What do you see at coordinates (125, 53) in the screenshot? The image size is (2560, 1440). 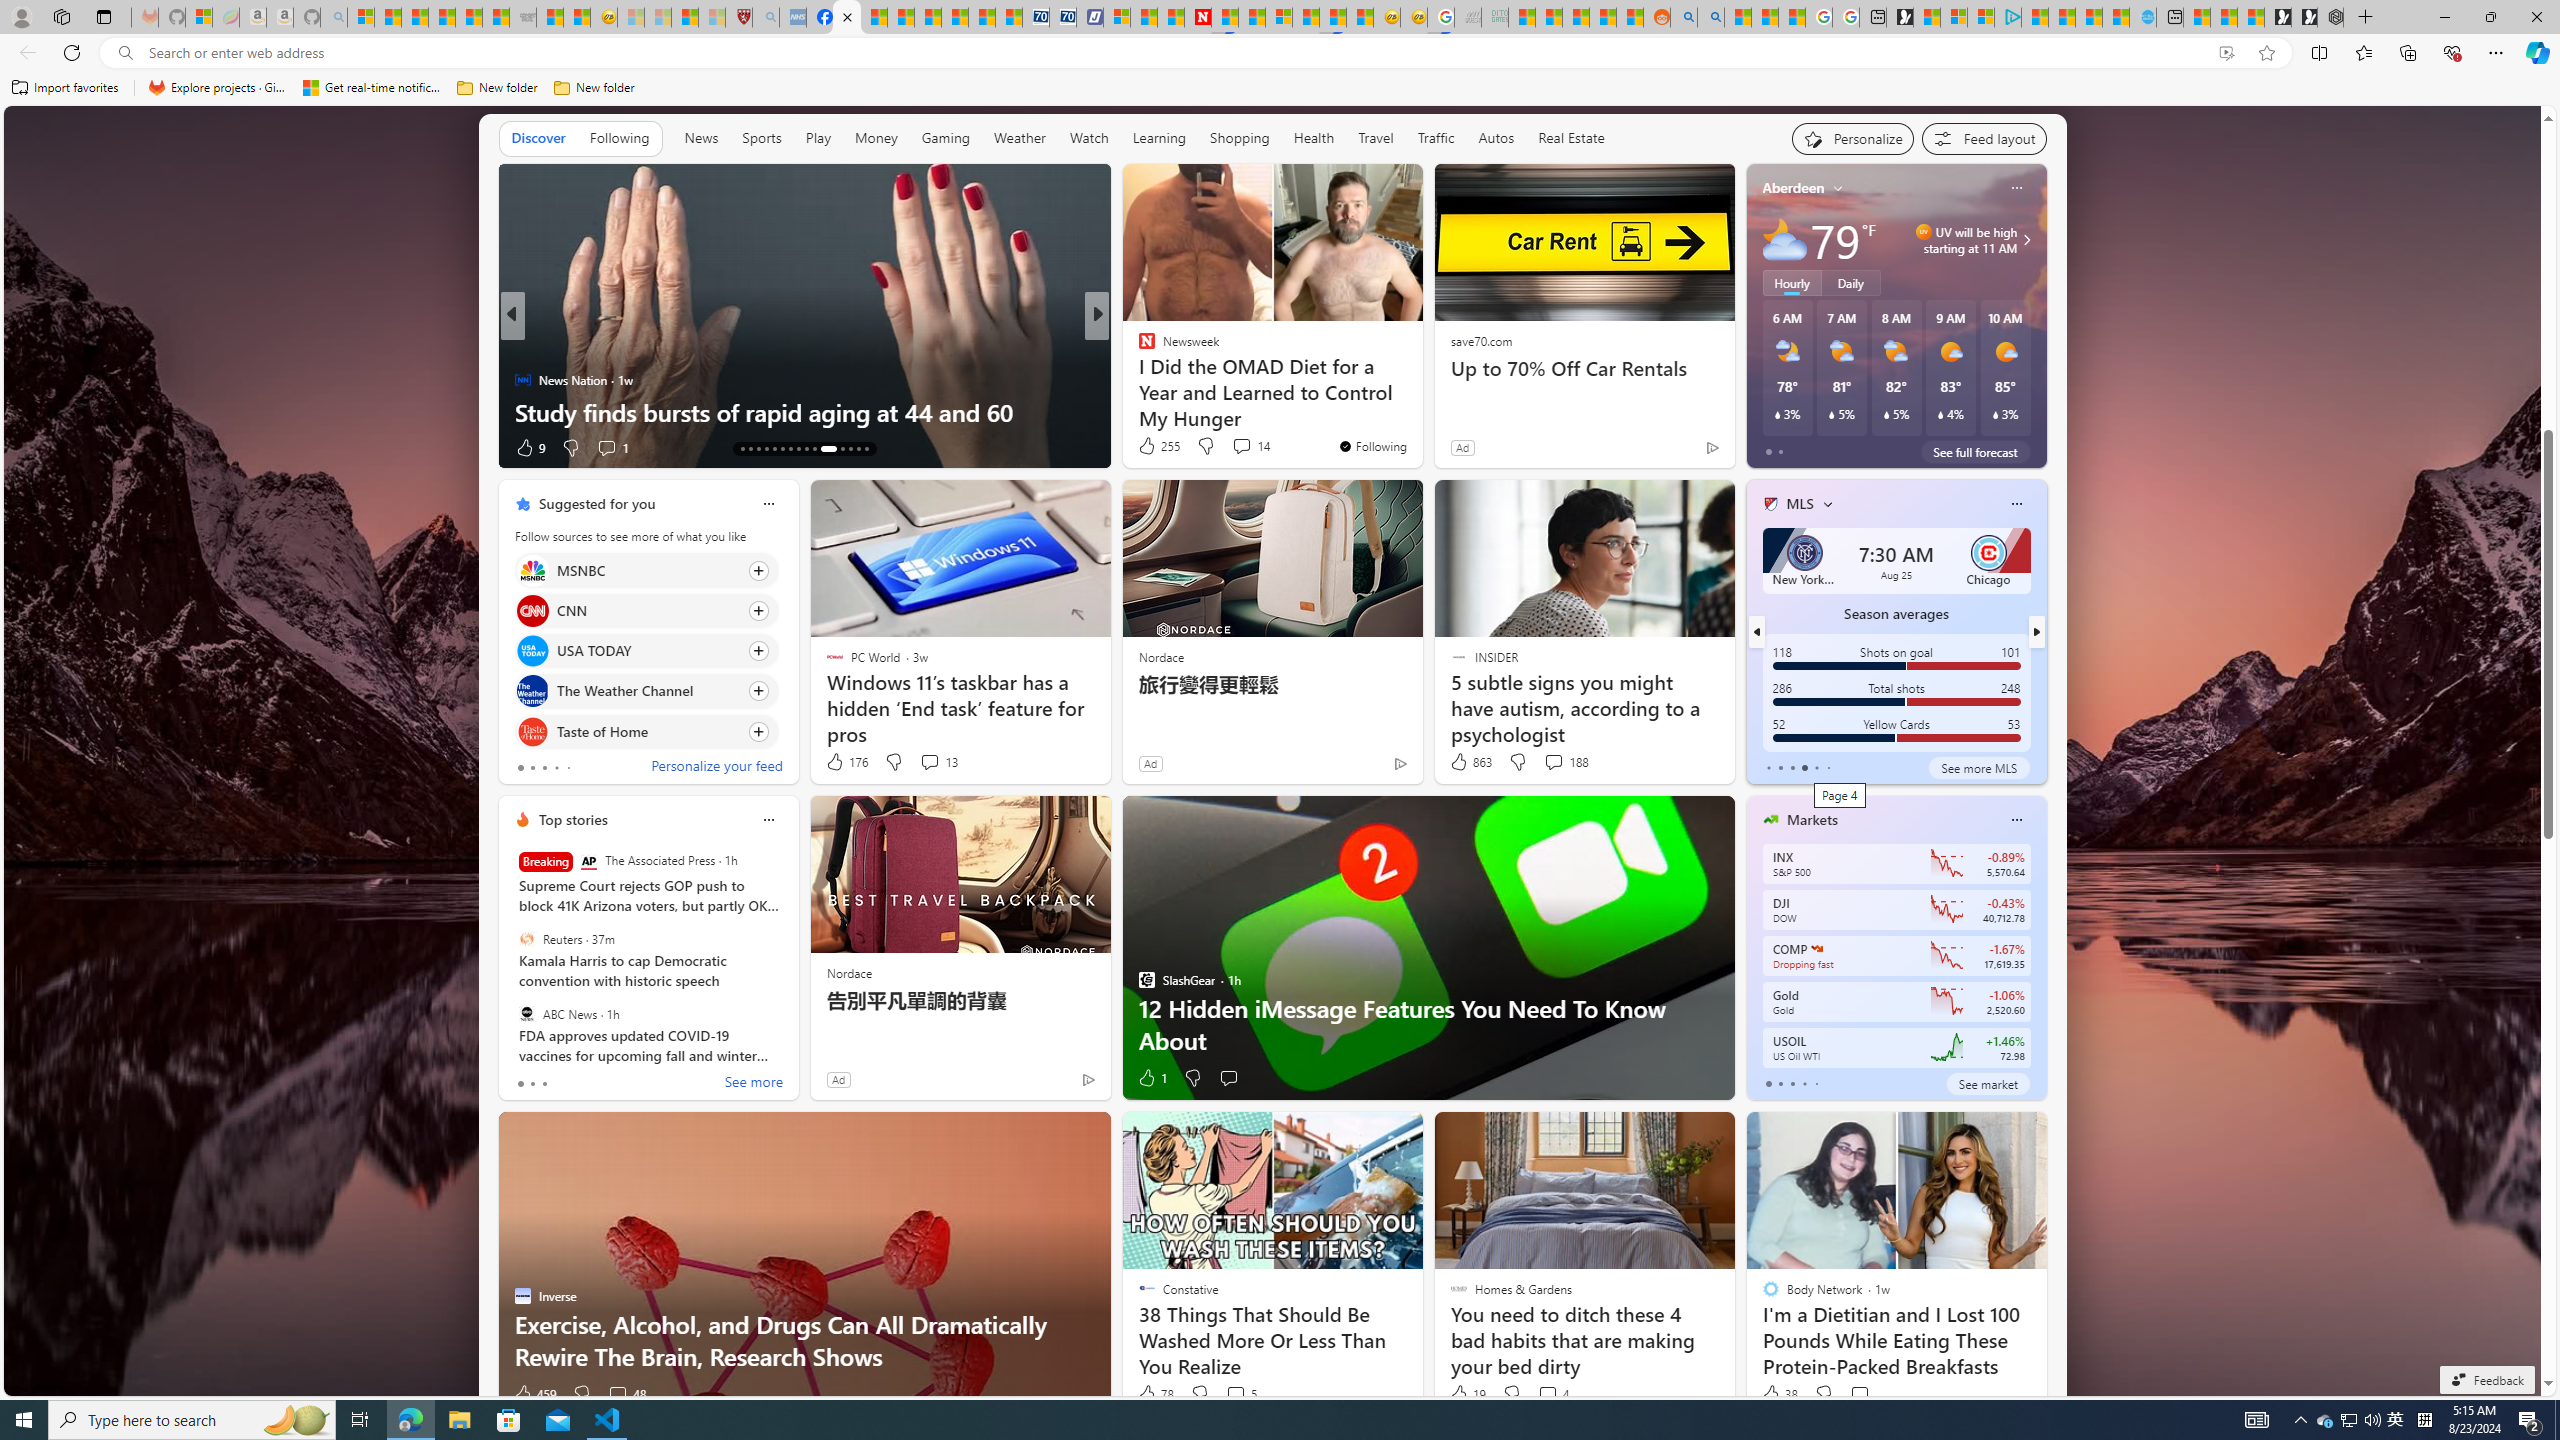 I see `'Search icon'` at bounding box center [125, 53].